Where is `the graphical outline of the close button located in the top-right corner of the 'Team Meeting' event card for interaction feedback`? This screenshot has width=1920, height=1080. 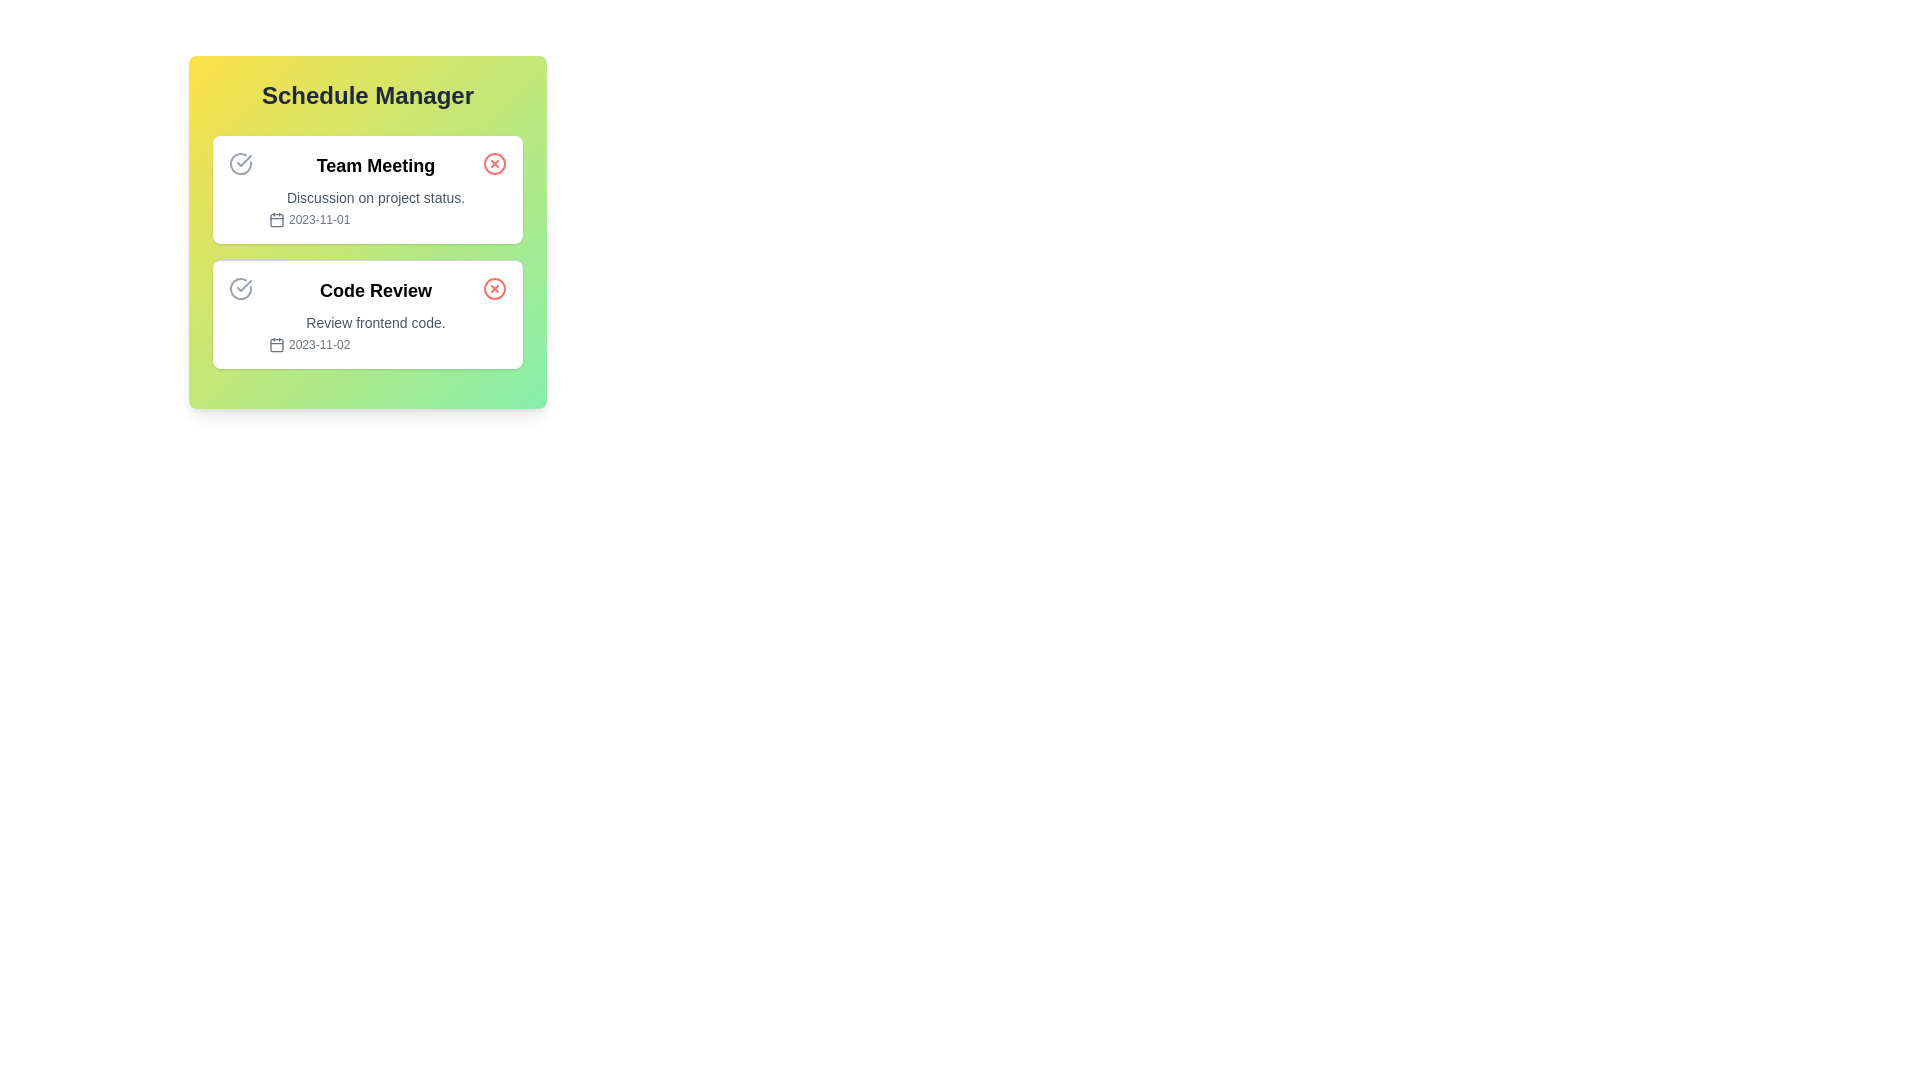
the graphical outline of the close button located in the top-right corner of the 'Team Meeting' event card for interaction feedback is located at coordinates (494, 163).